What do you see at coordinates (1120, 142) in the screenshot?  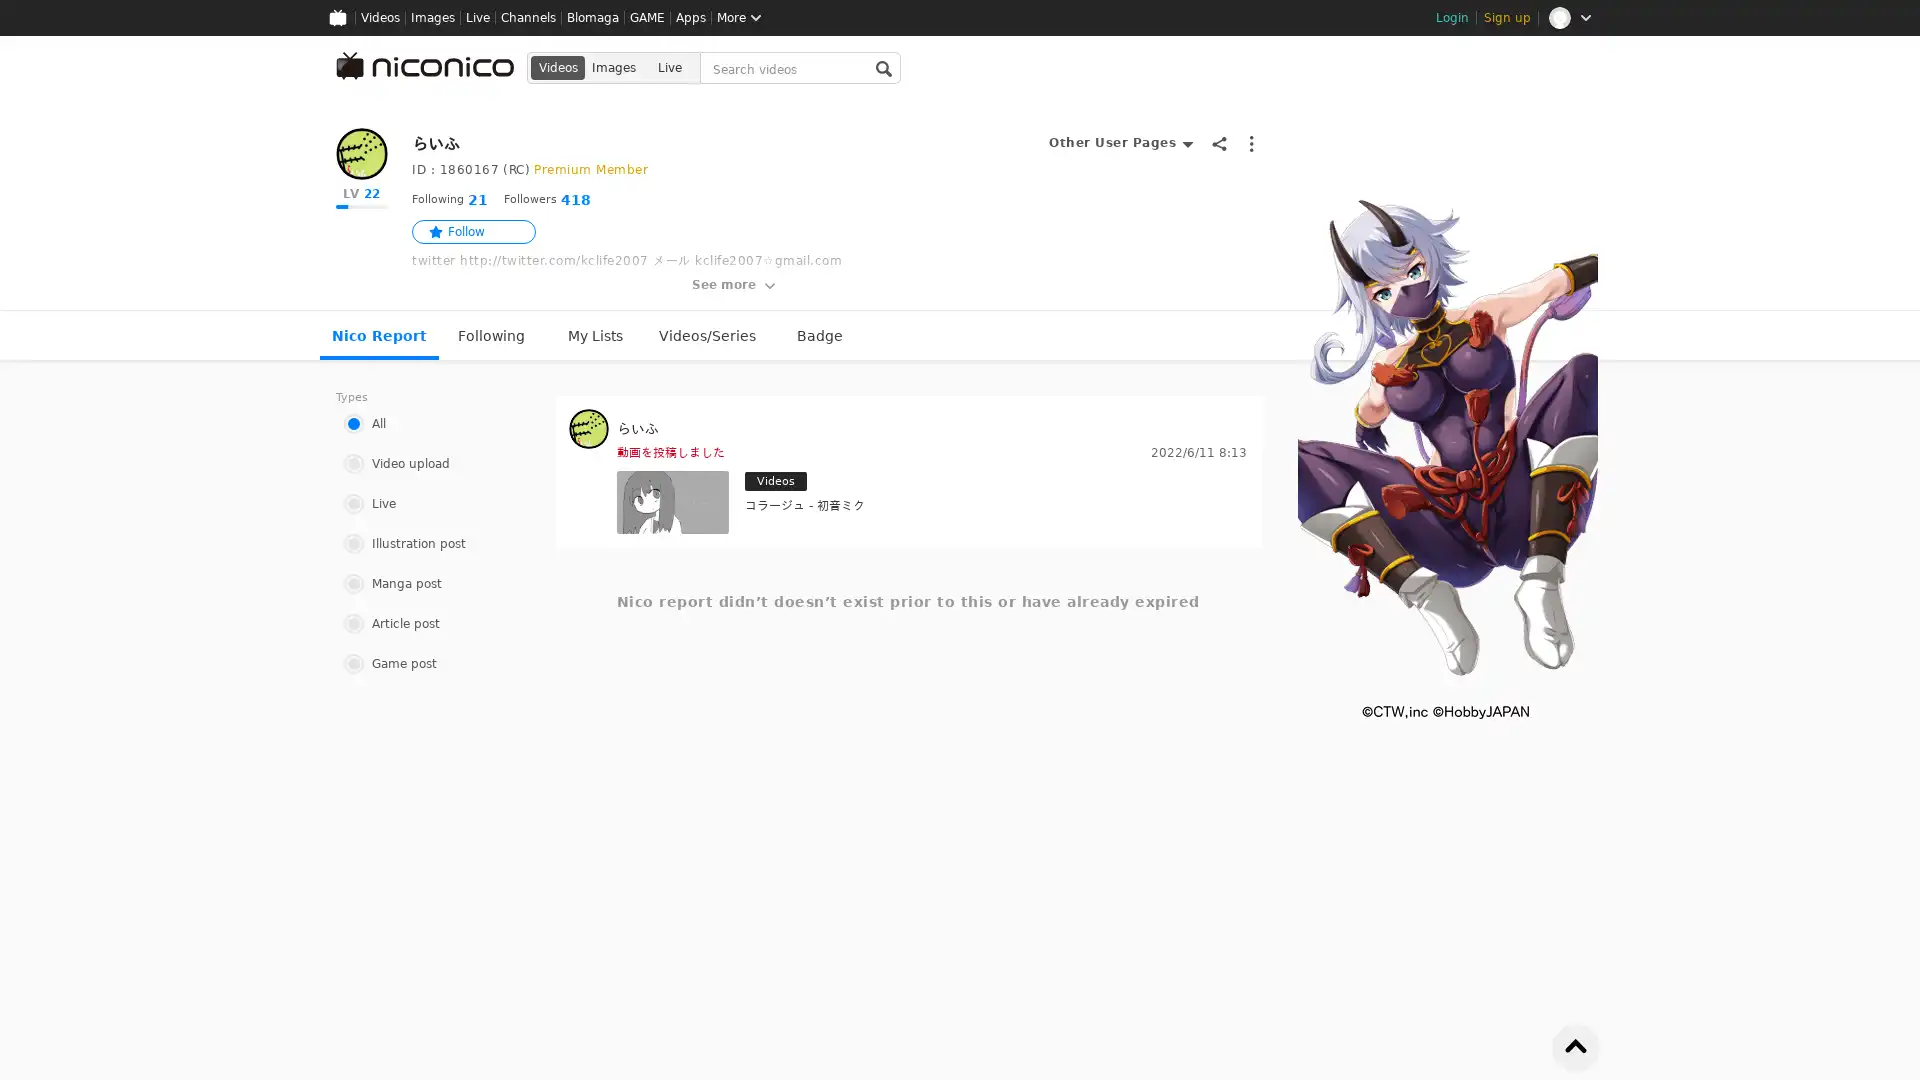 I see `Other User Pages` at bounding box center [1120, 142].